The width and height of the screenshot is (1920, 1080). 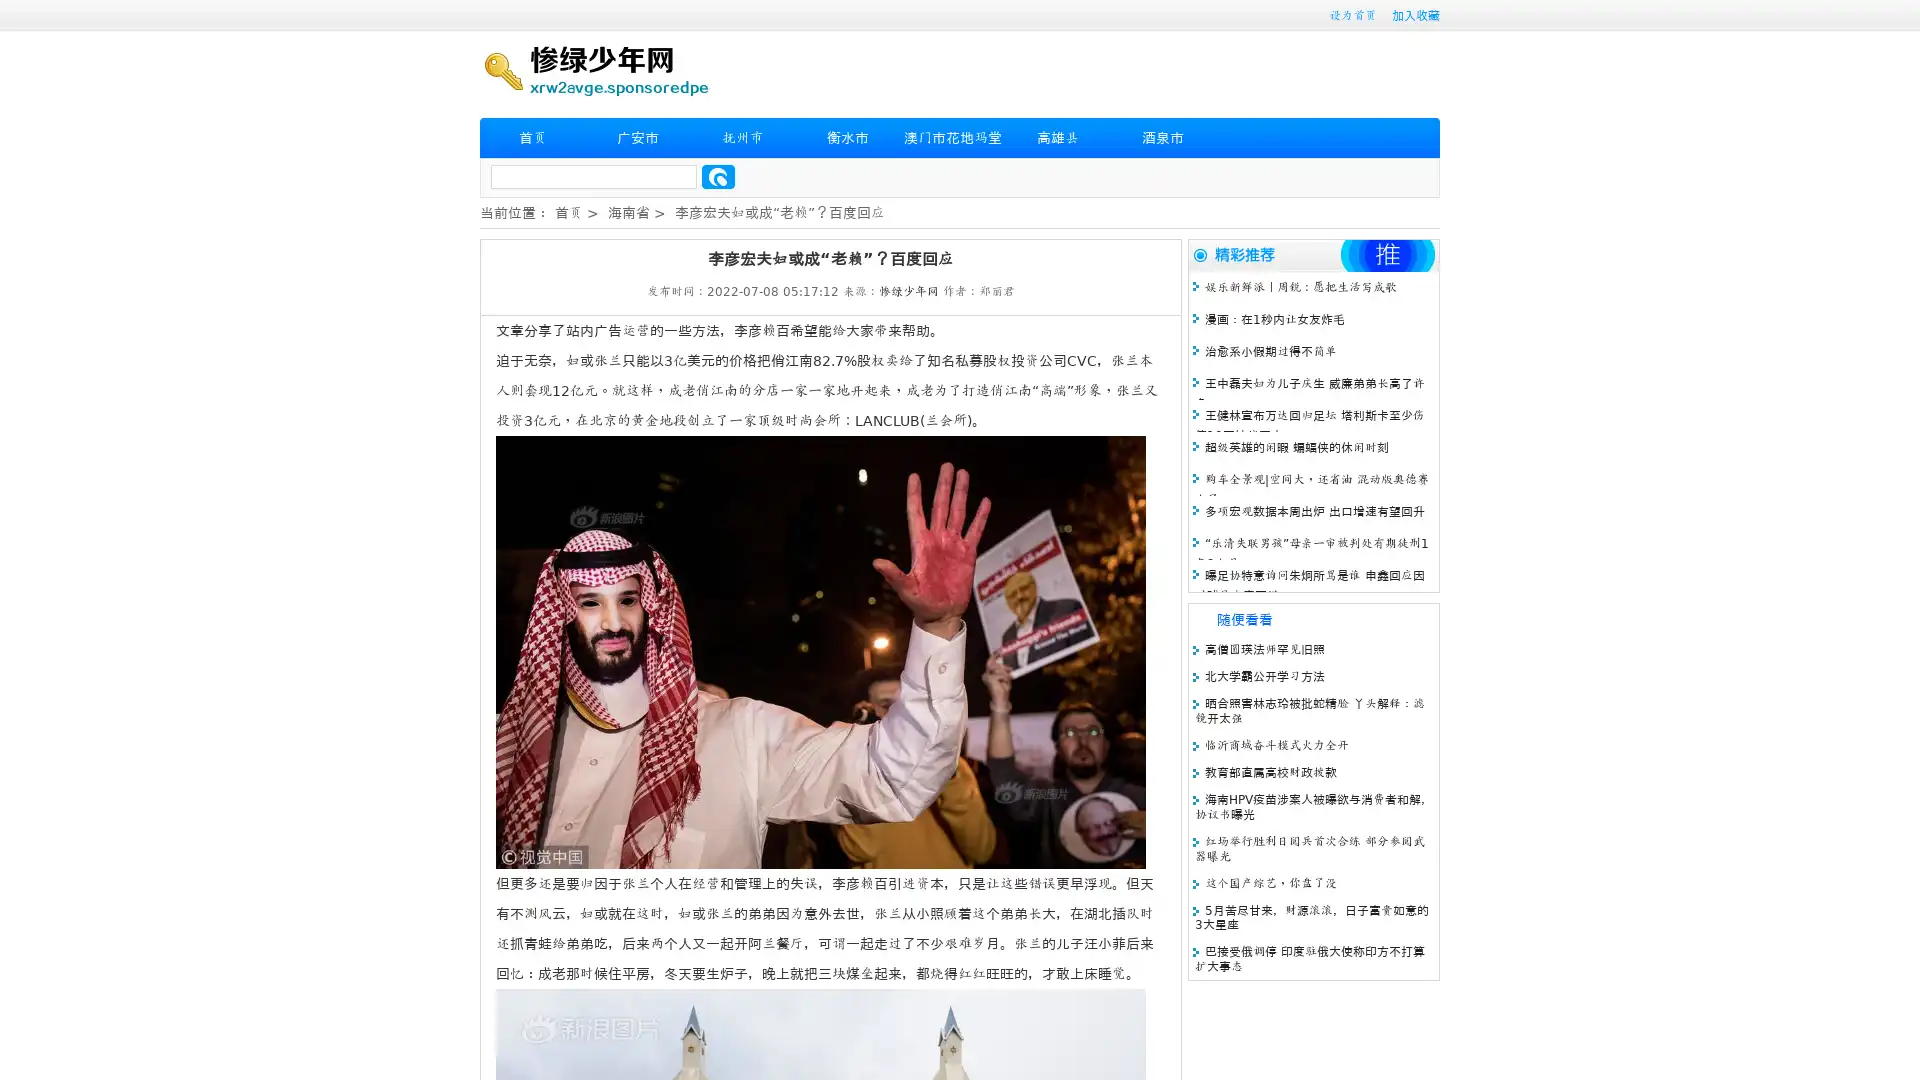 What do you see at coordinates (718, 176) in the screenshot?
I see `Search` at bounding box center [718, 176].